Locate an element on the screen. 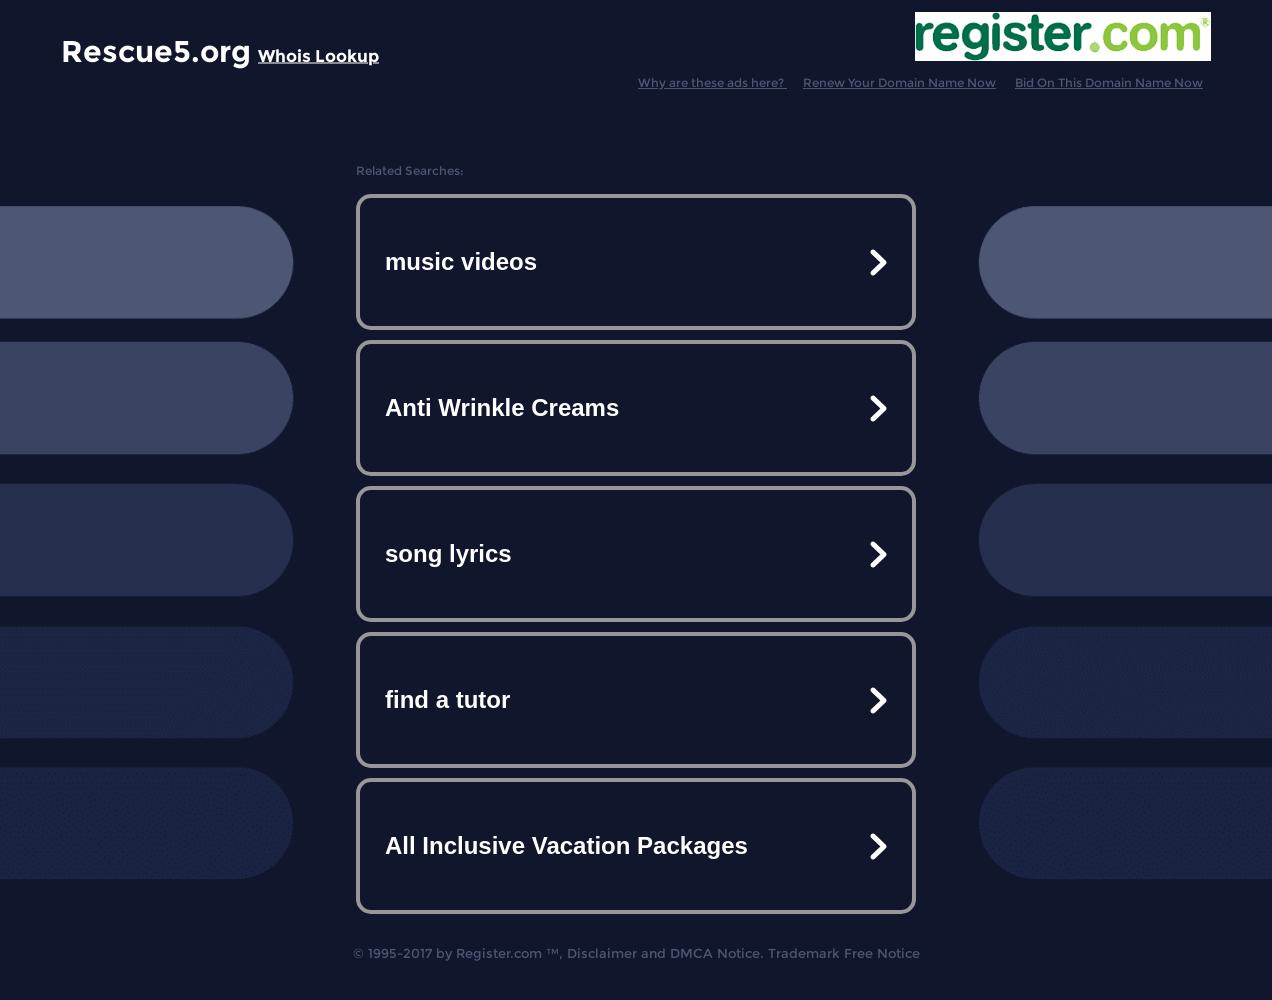  'find a tutor' is located at coordinates (446, 698).